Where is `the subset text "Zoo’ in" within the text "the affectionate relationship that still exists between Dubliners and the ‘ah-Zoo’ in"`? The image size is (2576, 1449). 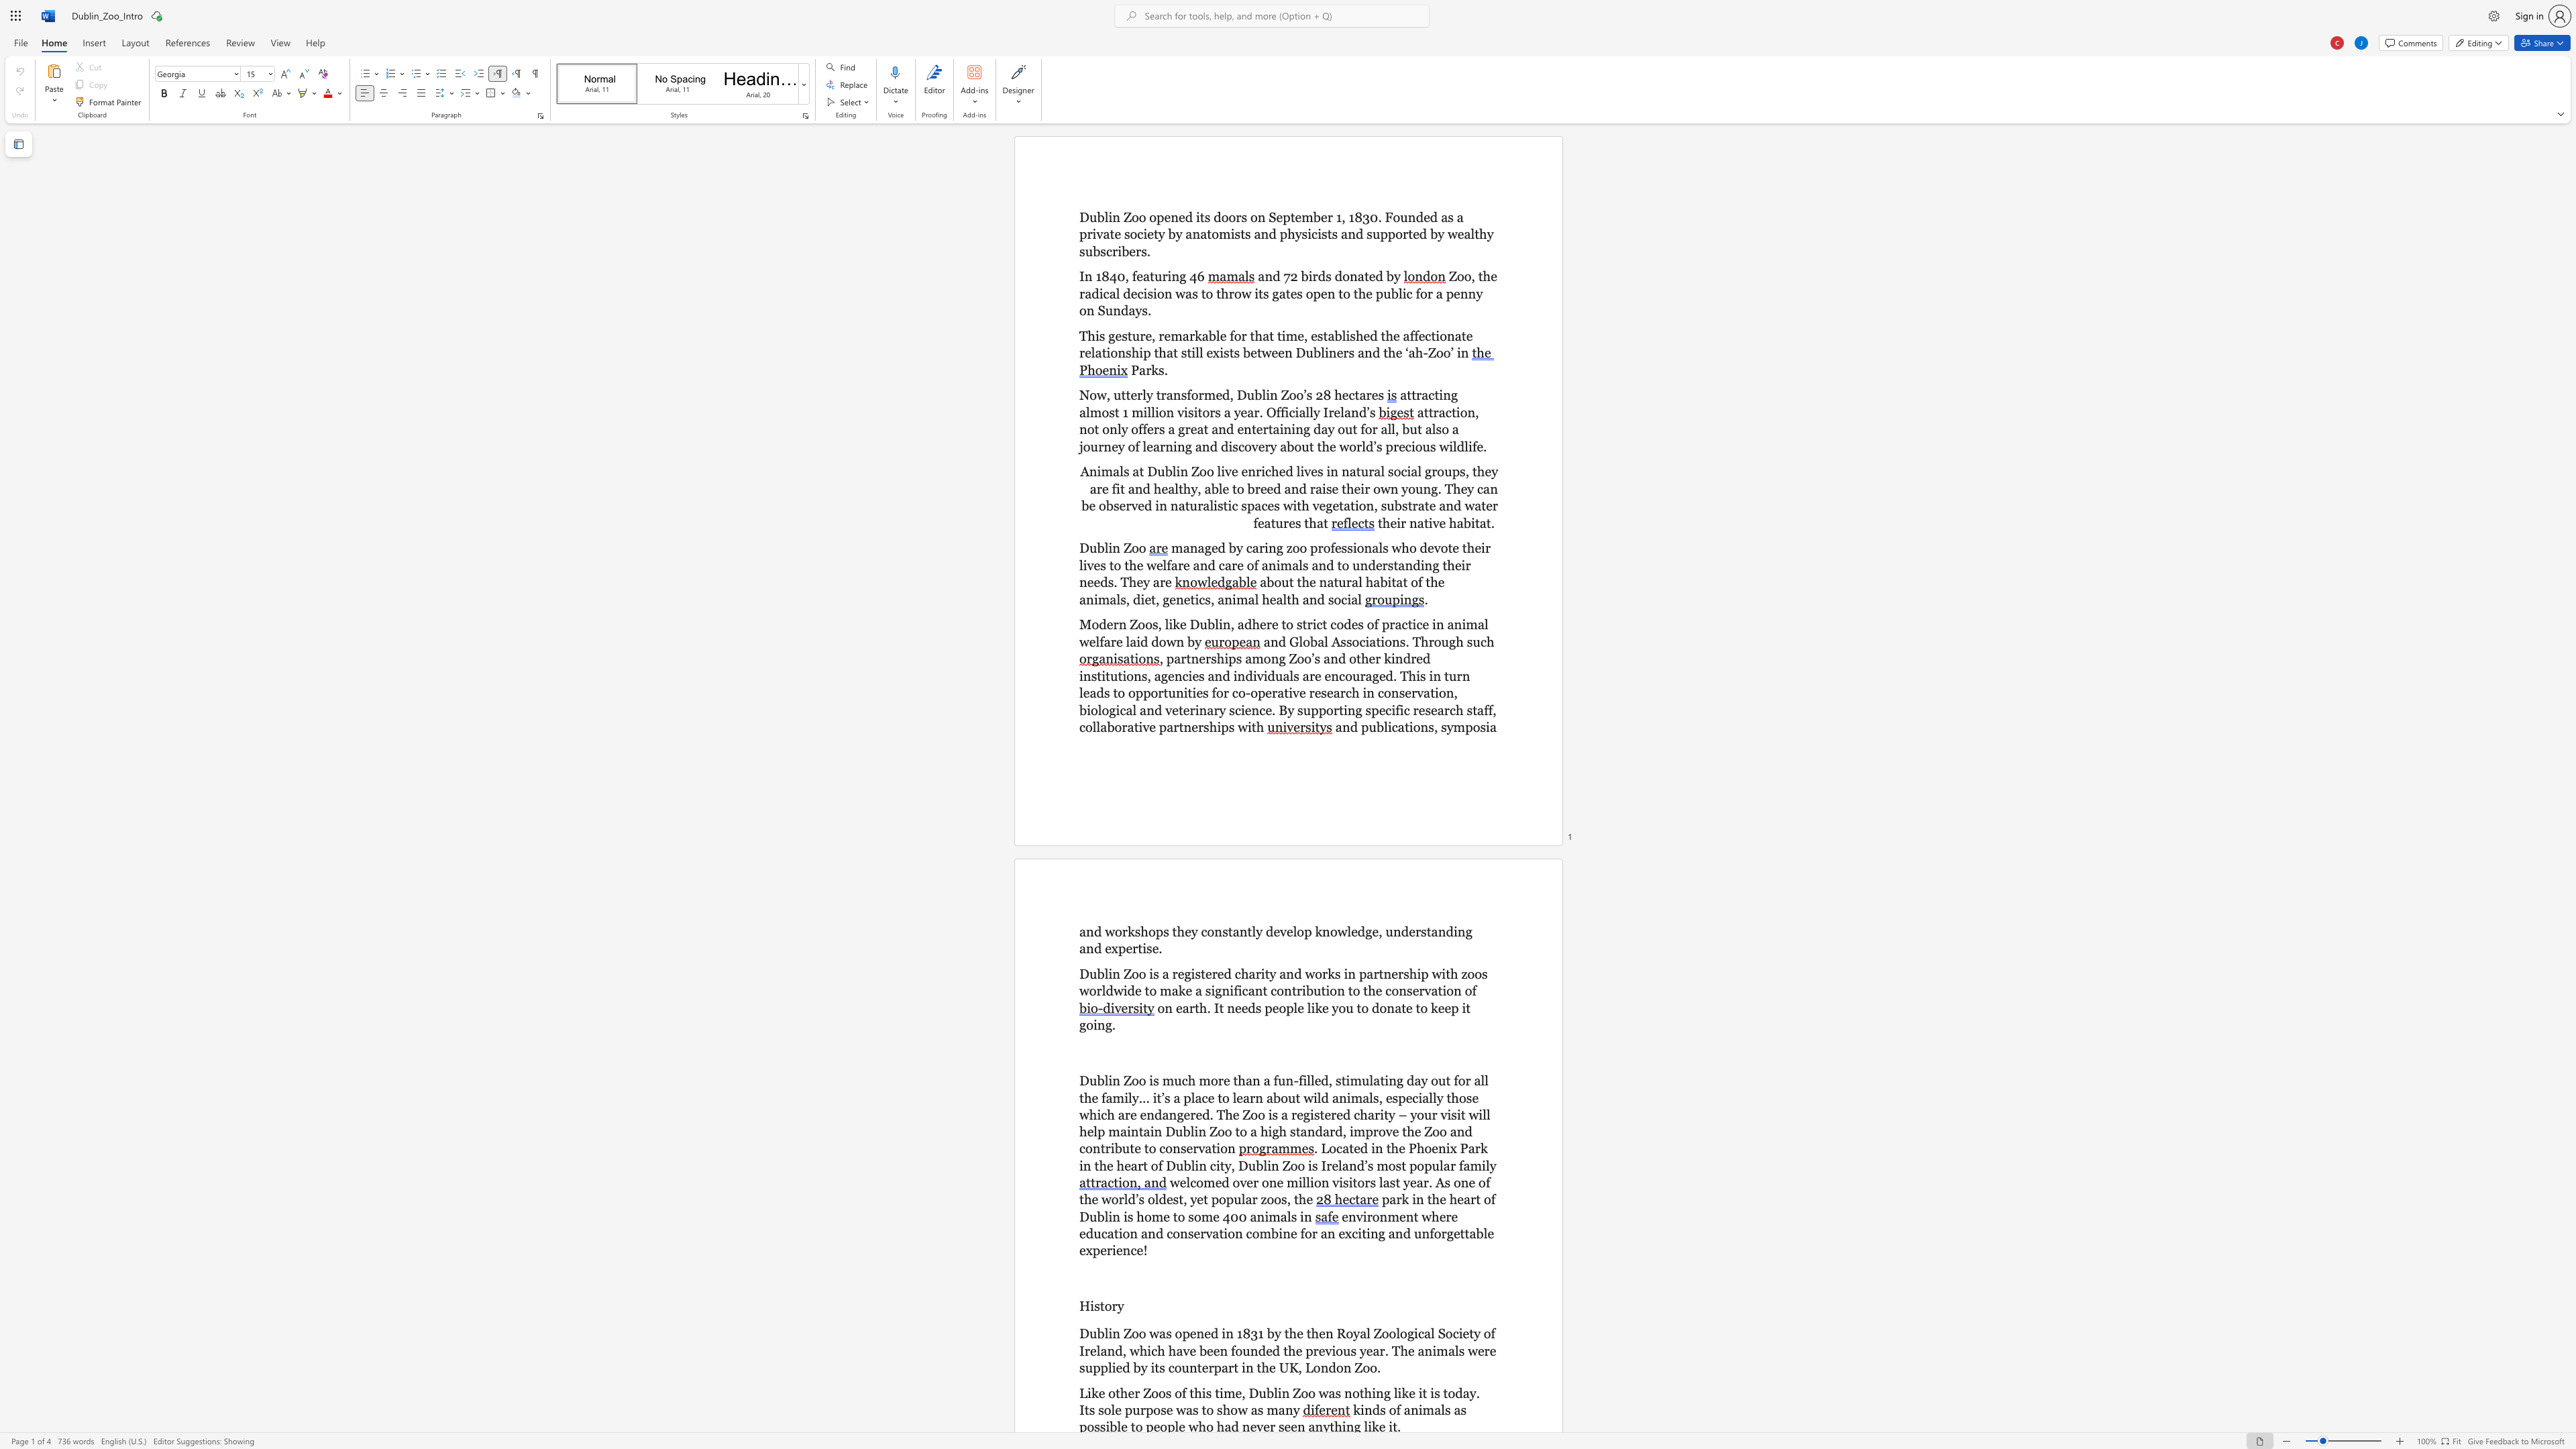
the subset text "Zoo’ in" within the text "the affectionate relationship that still exists between Dubliners and the ‘ah-Zoo’ in" is located at coordinates (1427, 353).